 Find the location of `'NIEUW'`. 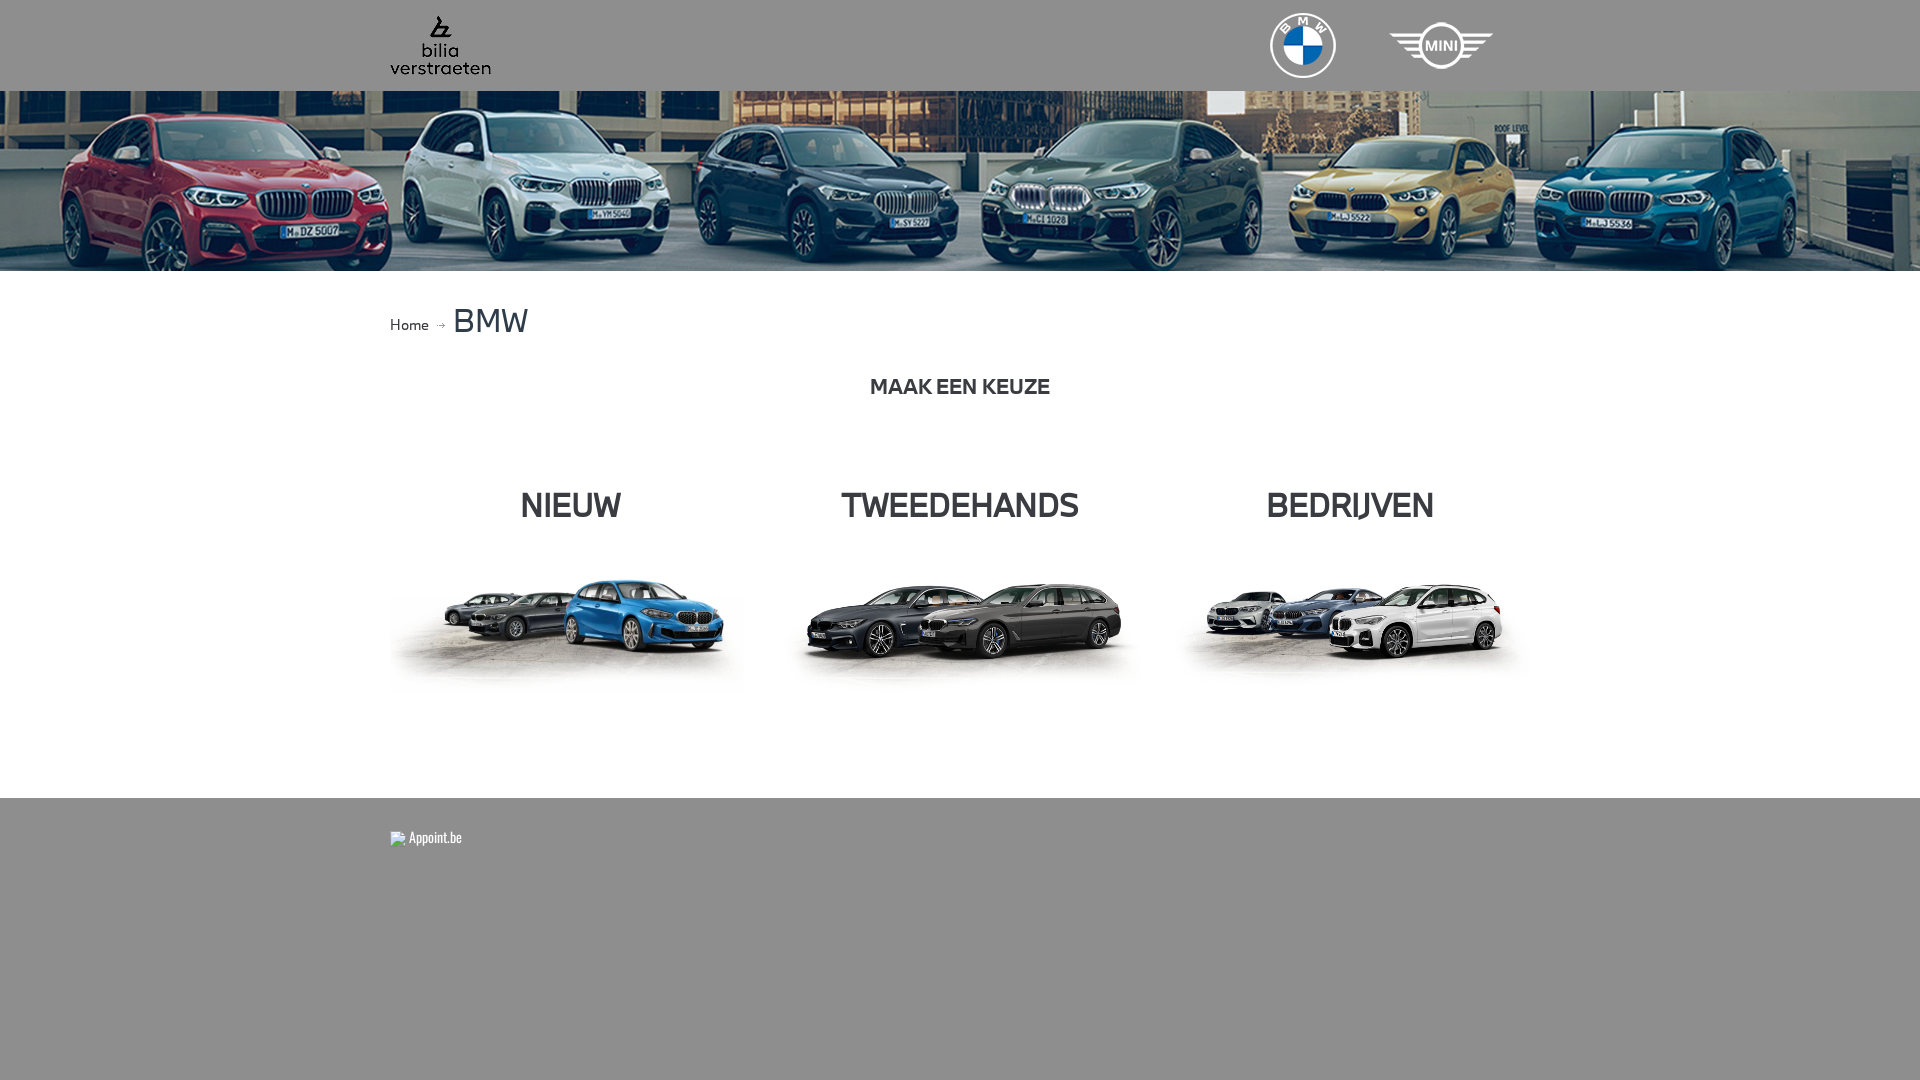

'NIEUW' is located at coordinates (519, 504).